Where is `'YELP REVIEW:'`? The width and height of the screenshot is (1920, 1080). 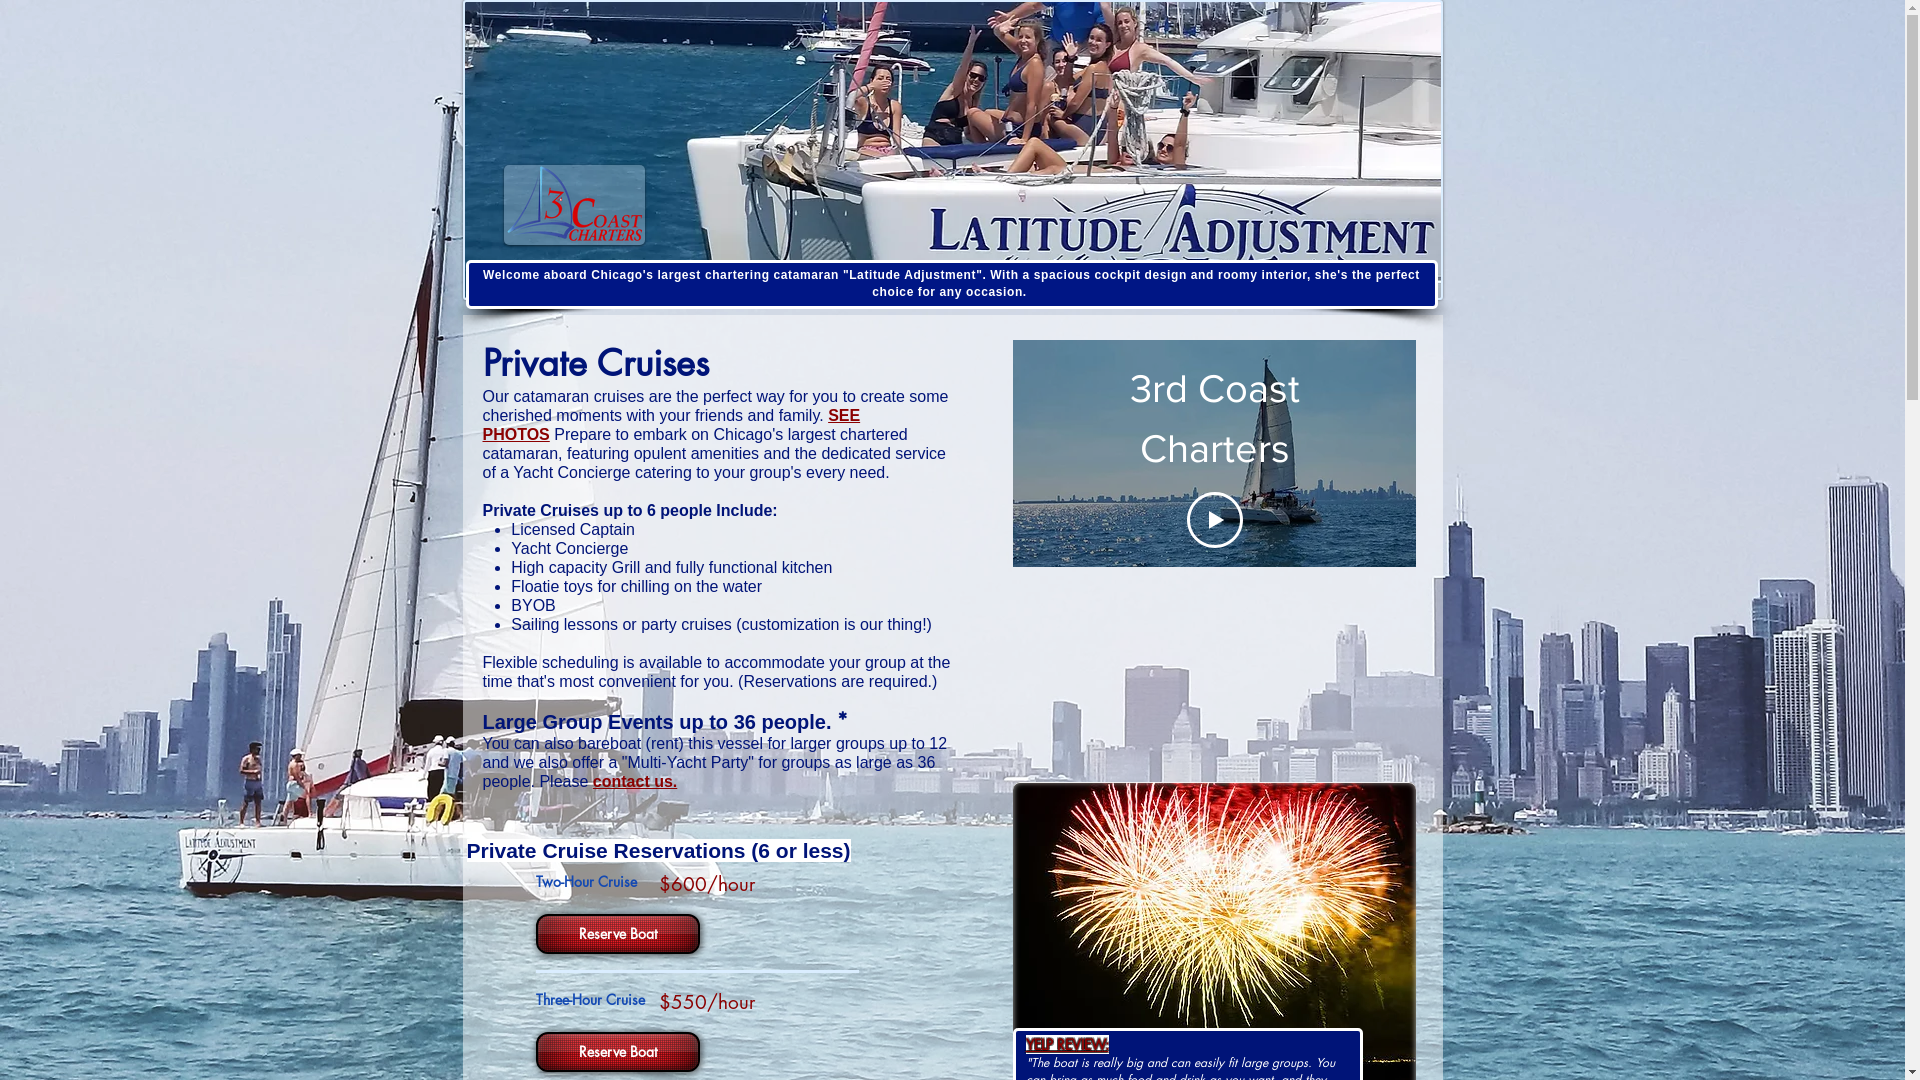
'YELP REVIEW:' is located at coordinates (1066, 1044).